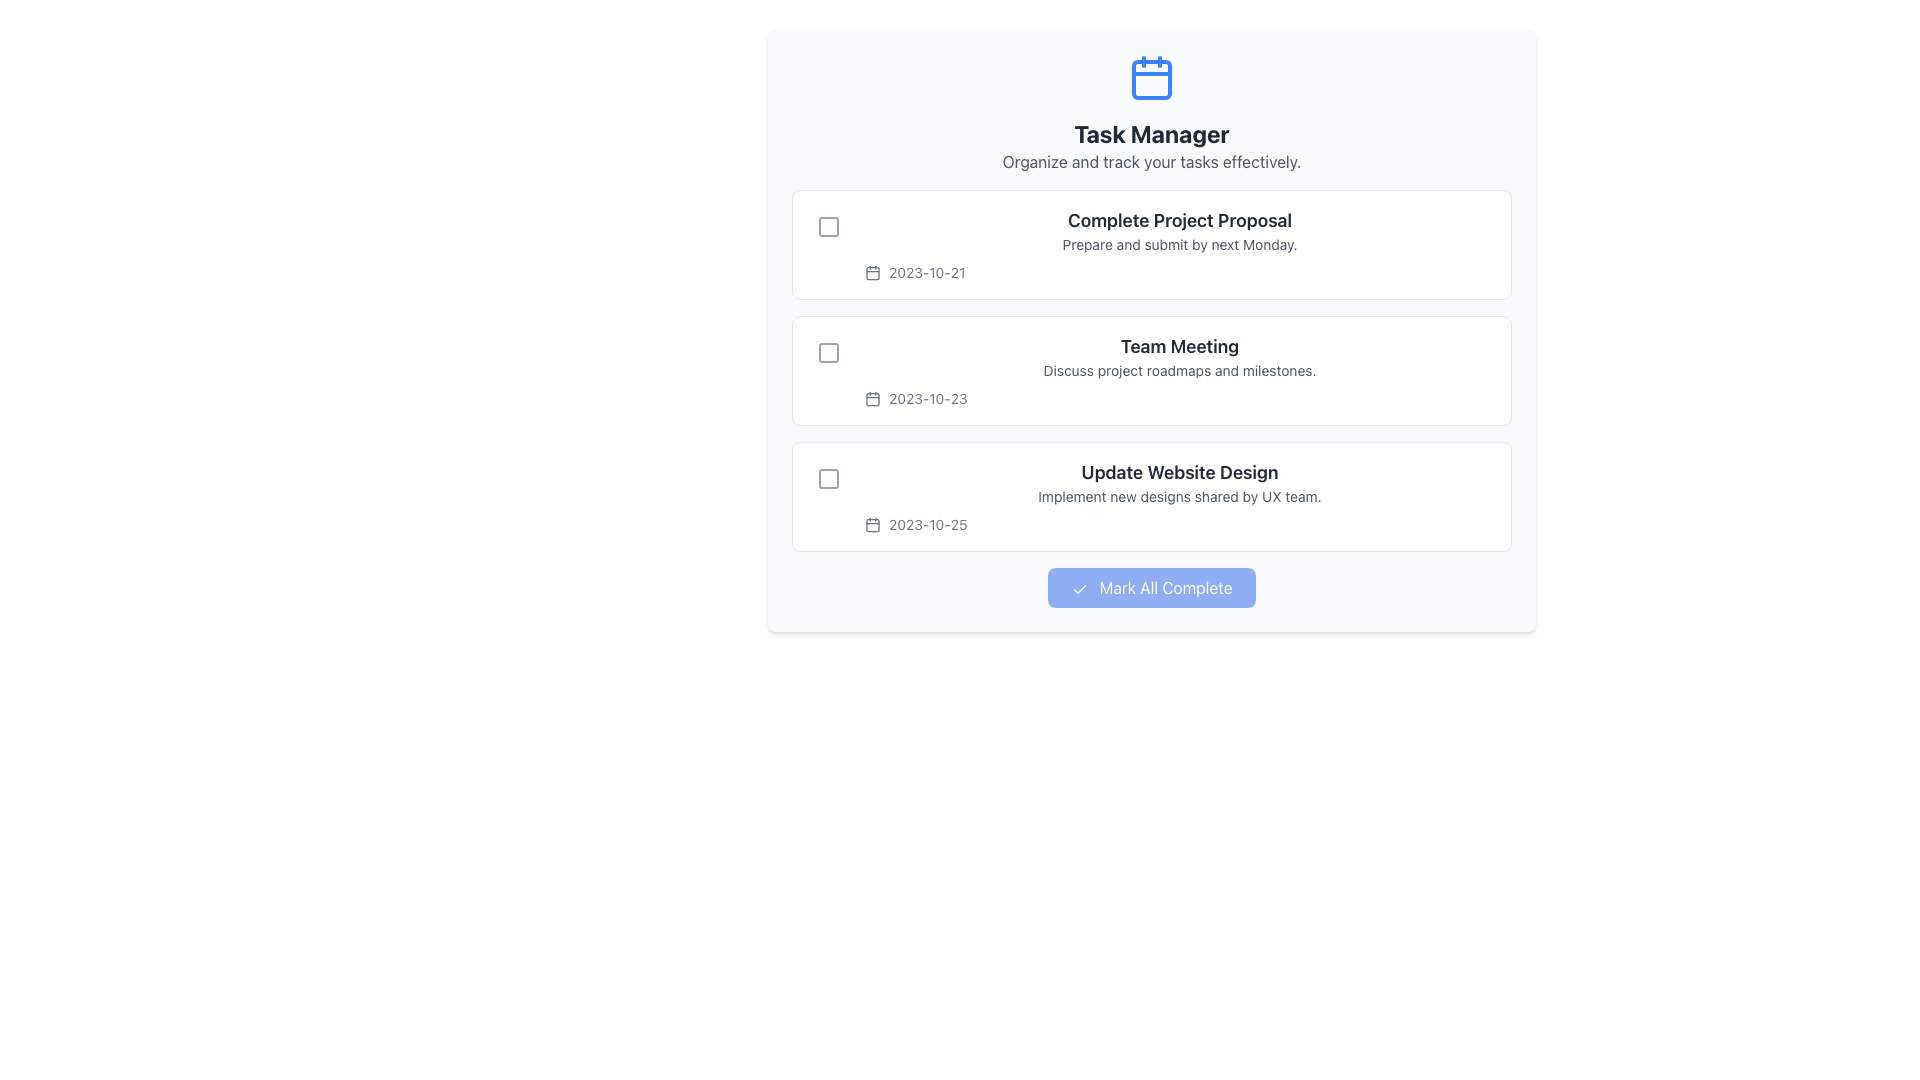  I want to click on the static text that serves as a subtitle for the 'Task Manager' section, located directly beneath the bold 'Task Manager' text, so click(1152, 161).